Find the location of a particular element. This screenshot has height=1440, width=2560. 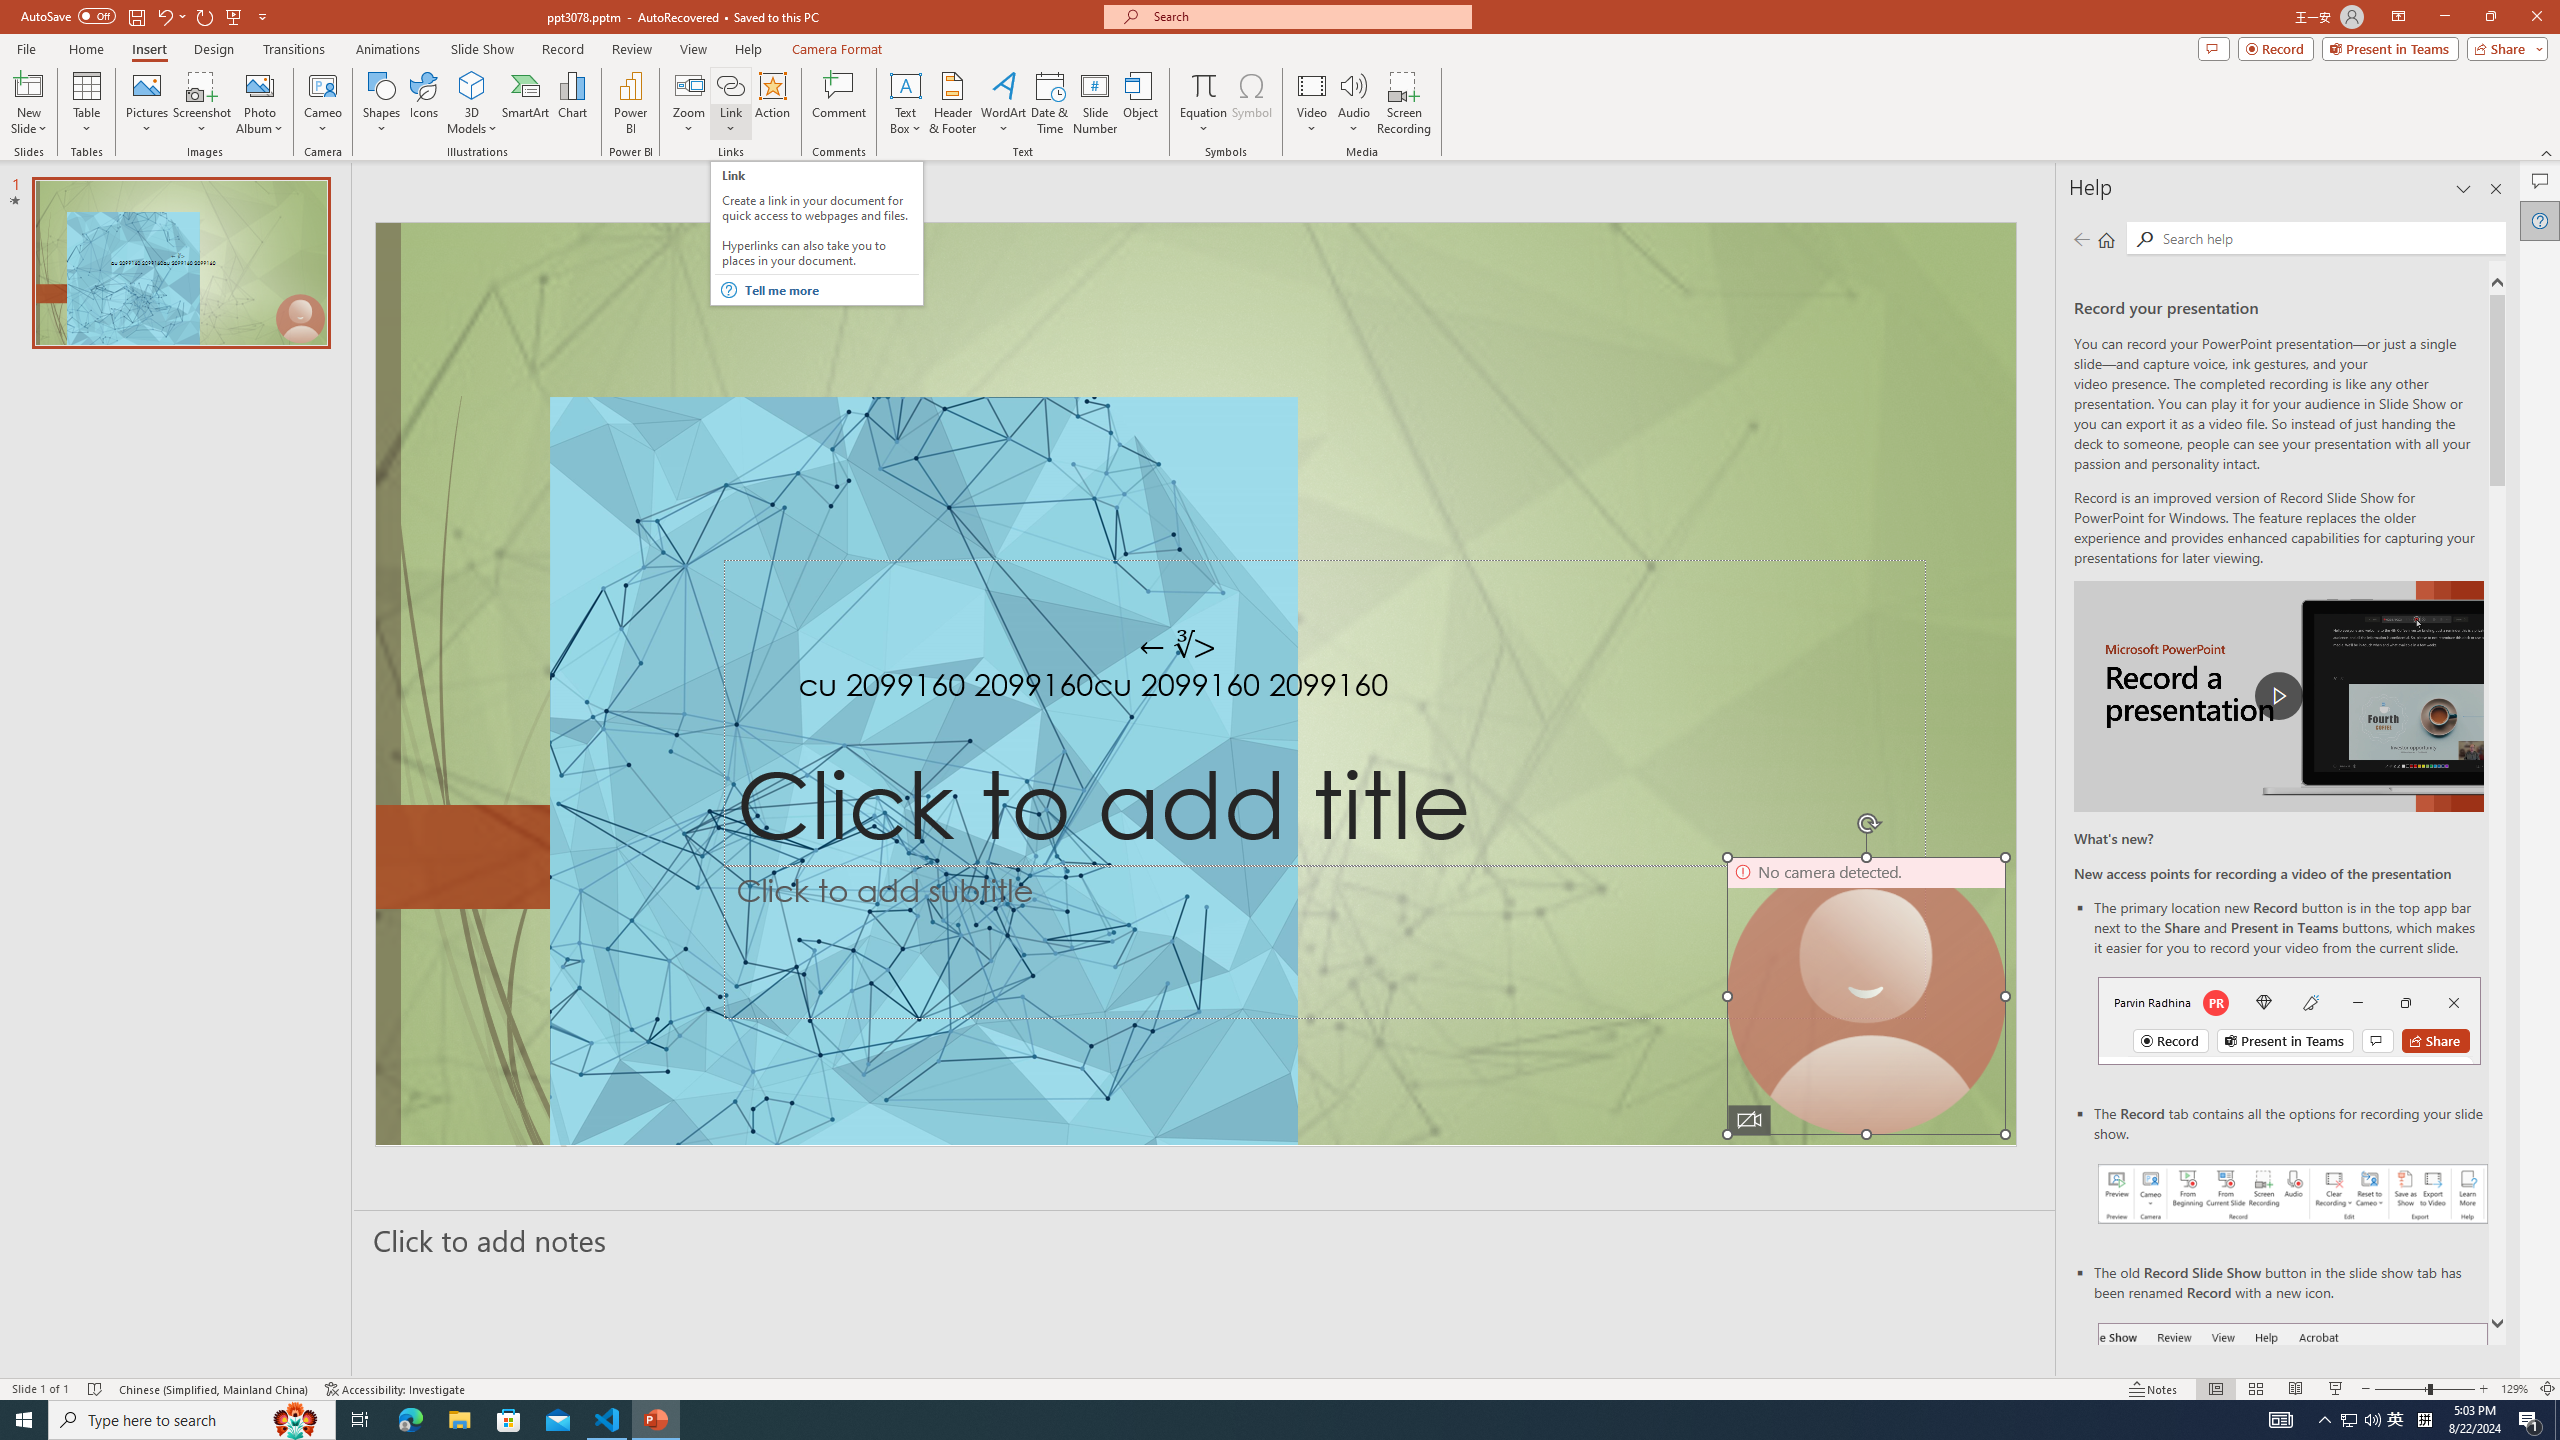

'Screenshot' is located at coordinates (201, 103).